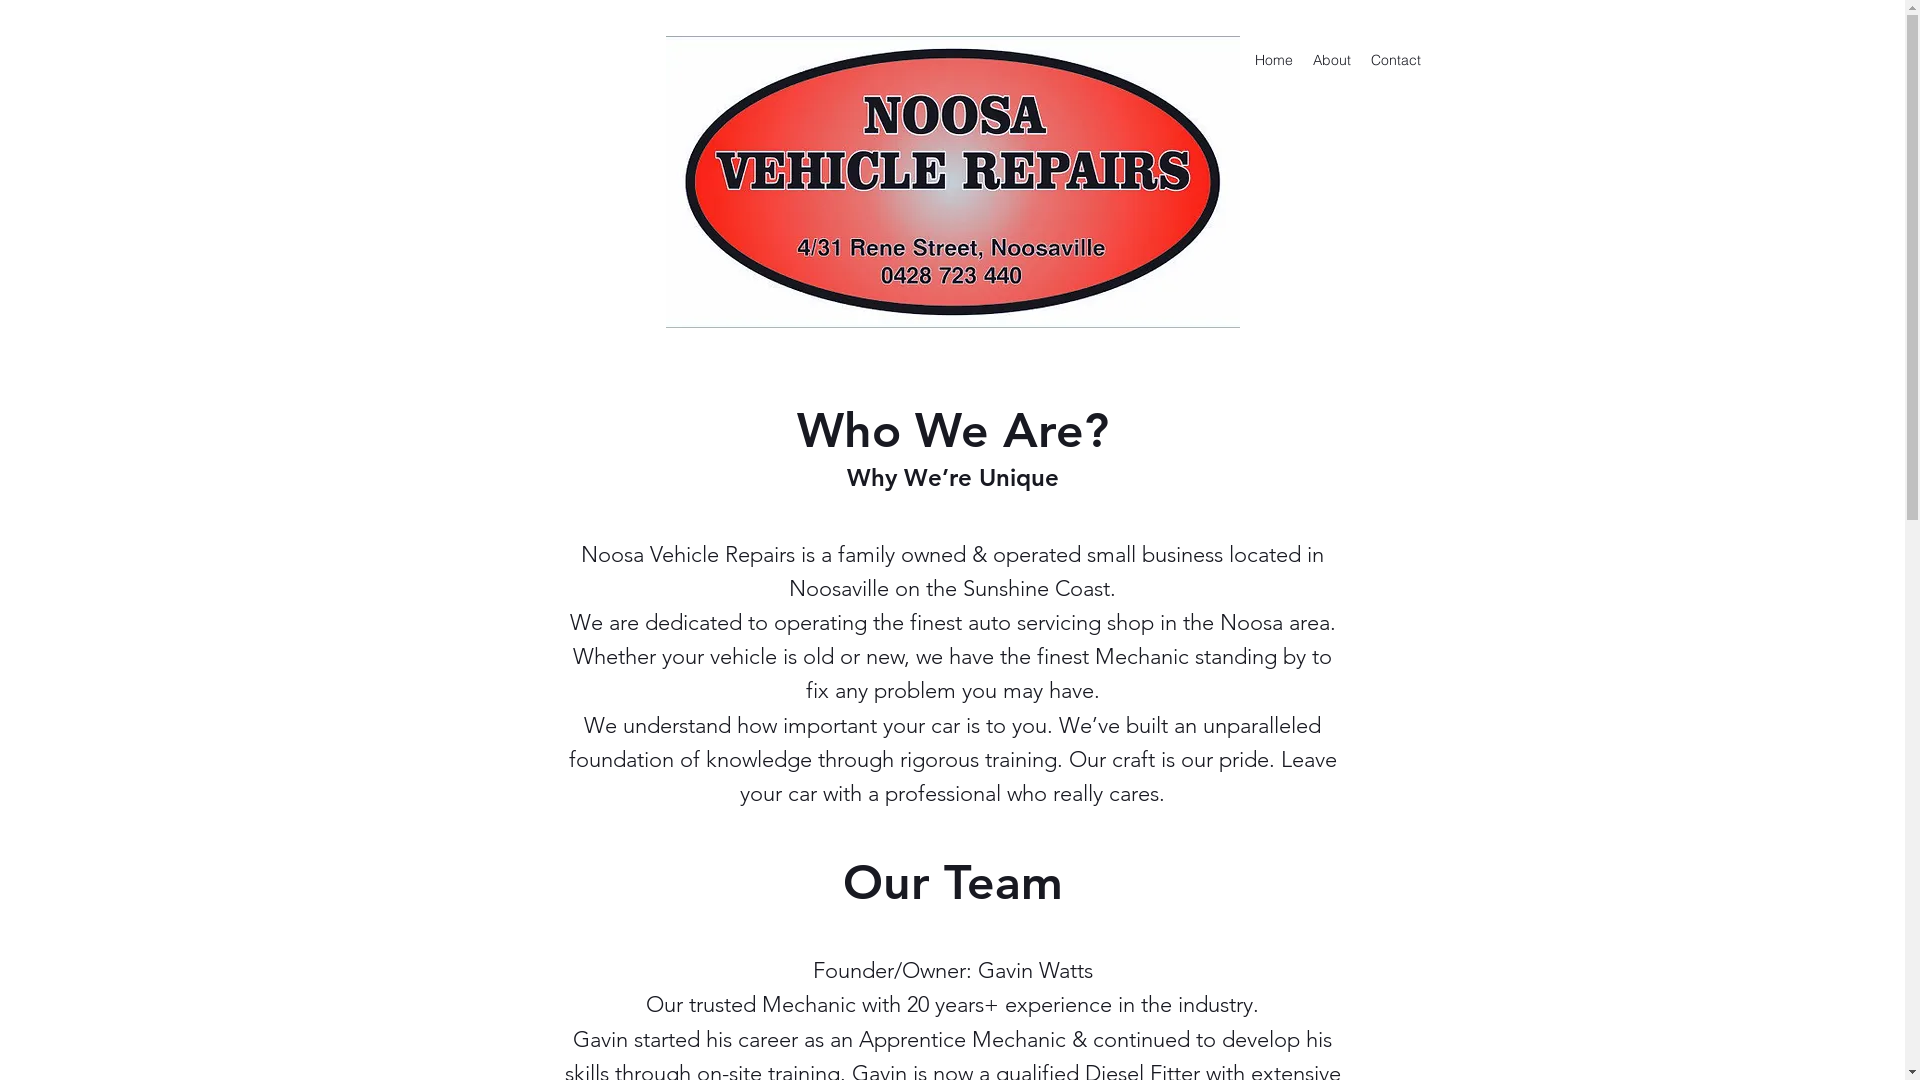 This screenshot has height=1080, width=1920. Describe the element at coordinates (1271, 59) in the screenshot. I see `'Home'` at that location.